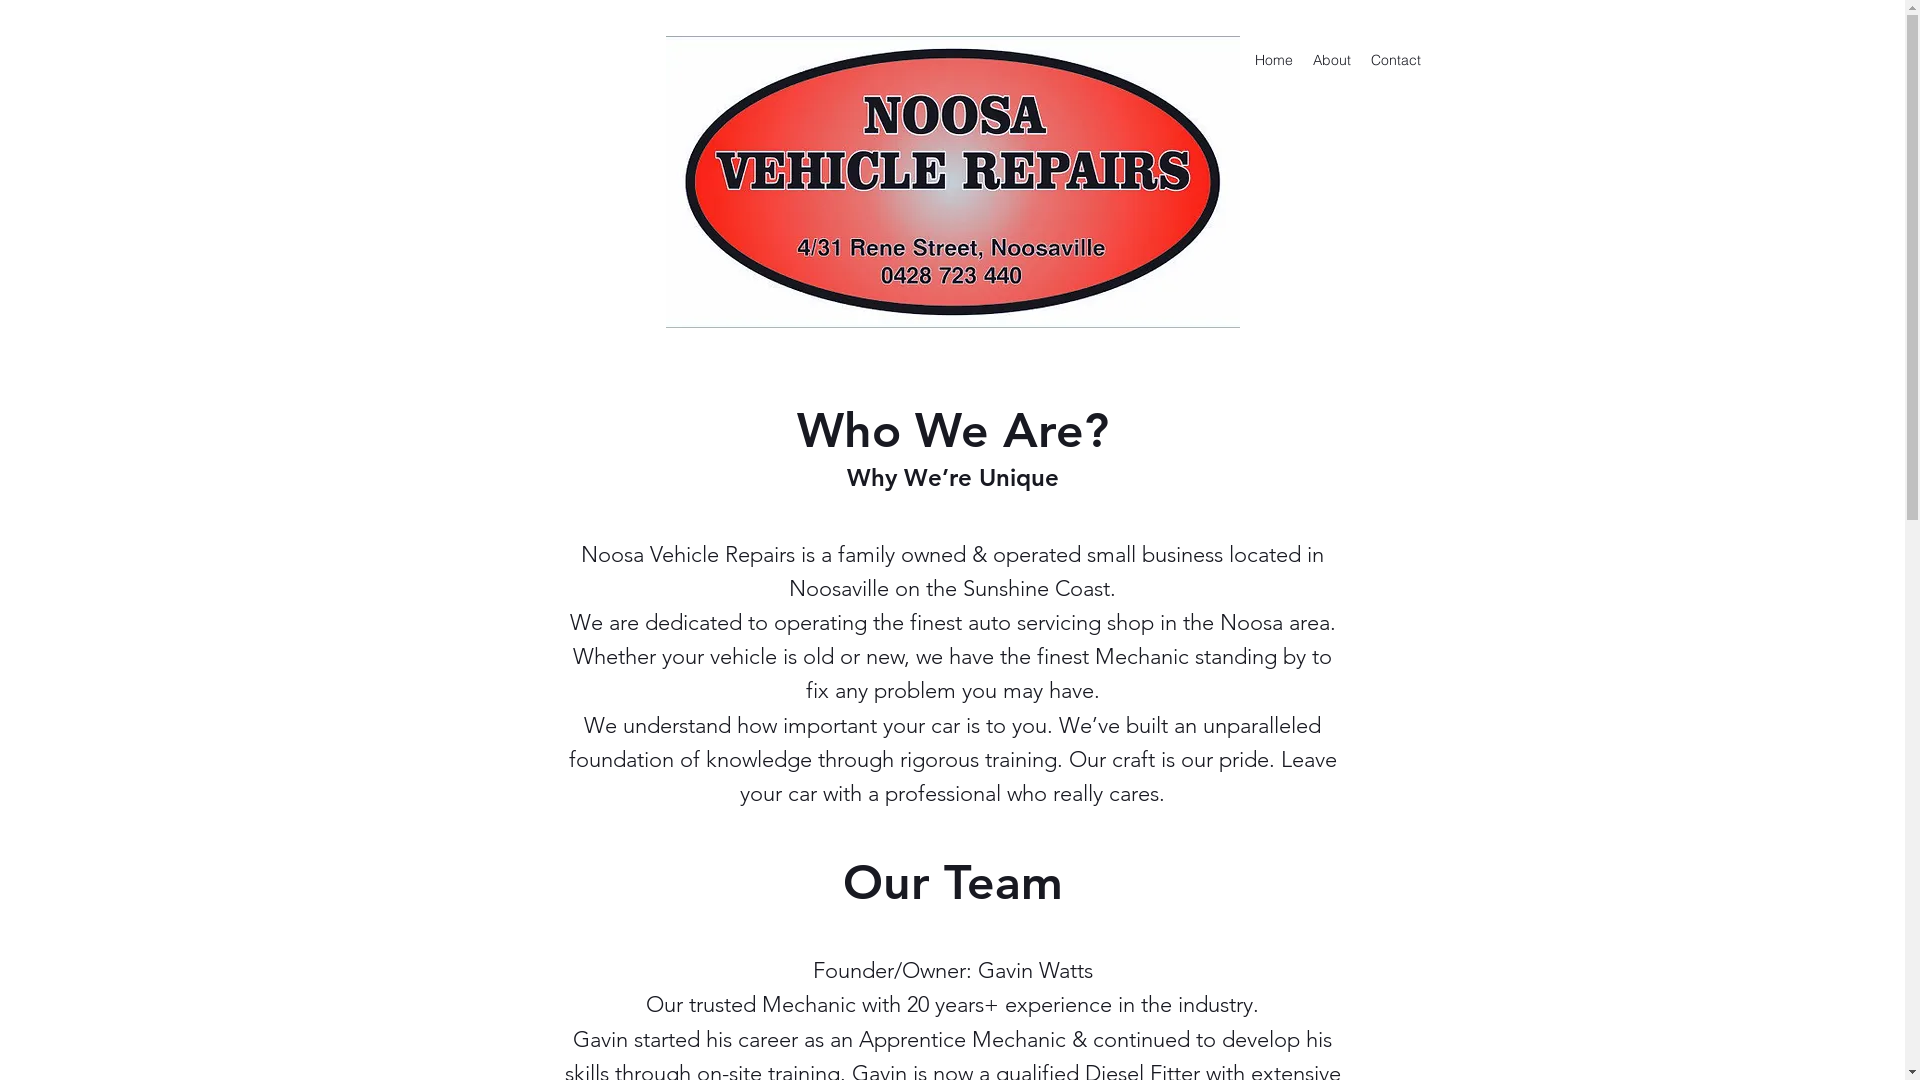 This screenshot has height=1080, width=1920. Describe the element at coordinates (1271, 59) in the screenshot. I see `'Home'` at that location.